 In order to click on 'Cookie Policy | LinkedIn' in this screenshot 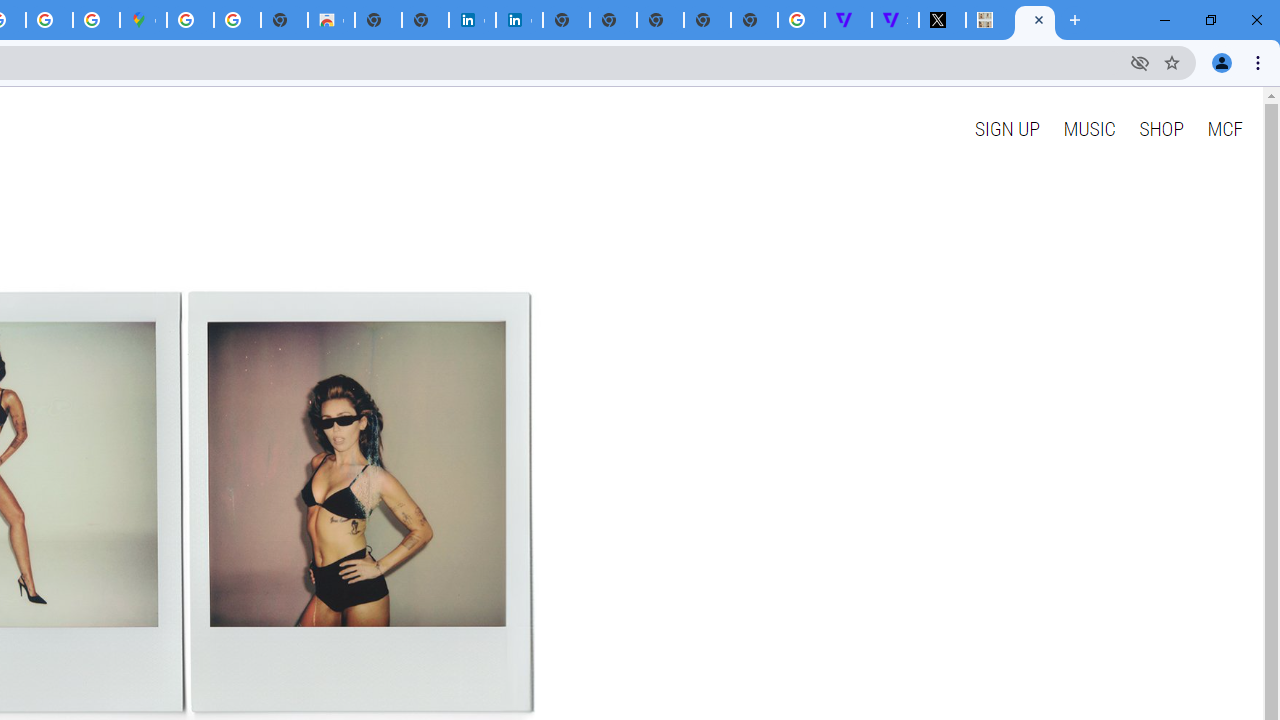, I will do `click(519, 20)`.